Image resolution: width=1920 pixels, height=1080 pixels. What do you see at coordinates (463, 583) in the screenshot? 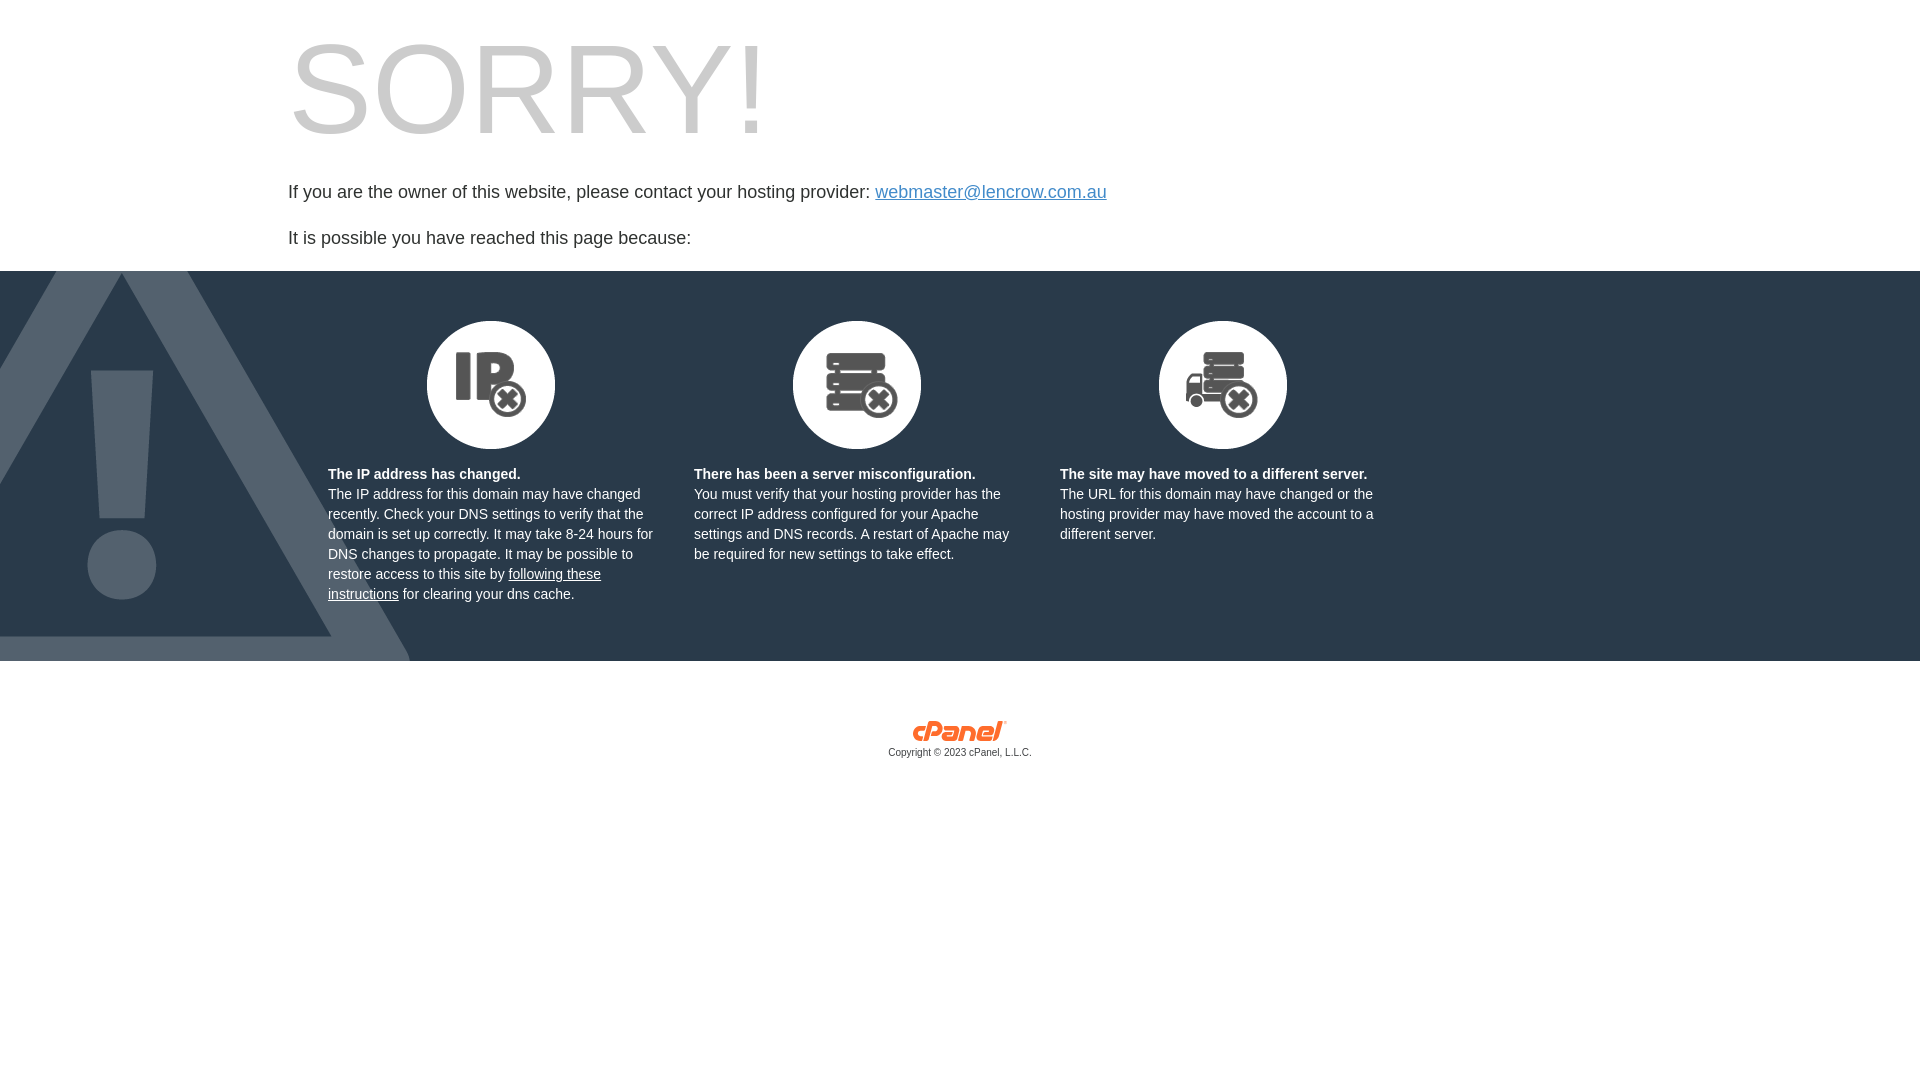
I see `'following these instructions'` at bounding box center [463, 583].